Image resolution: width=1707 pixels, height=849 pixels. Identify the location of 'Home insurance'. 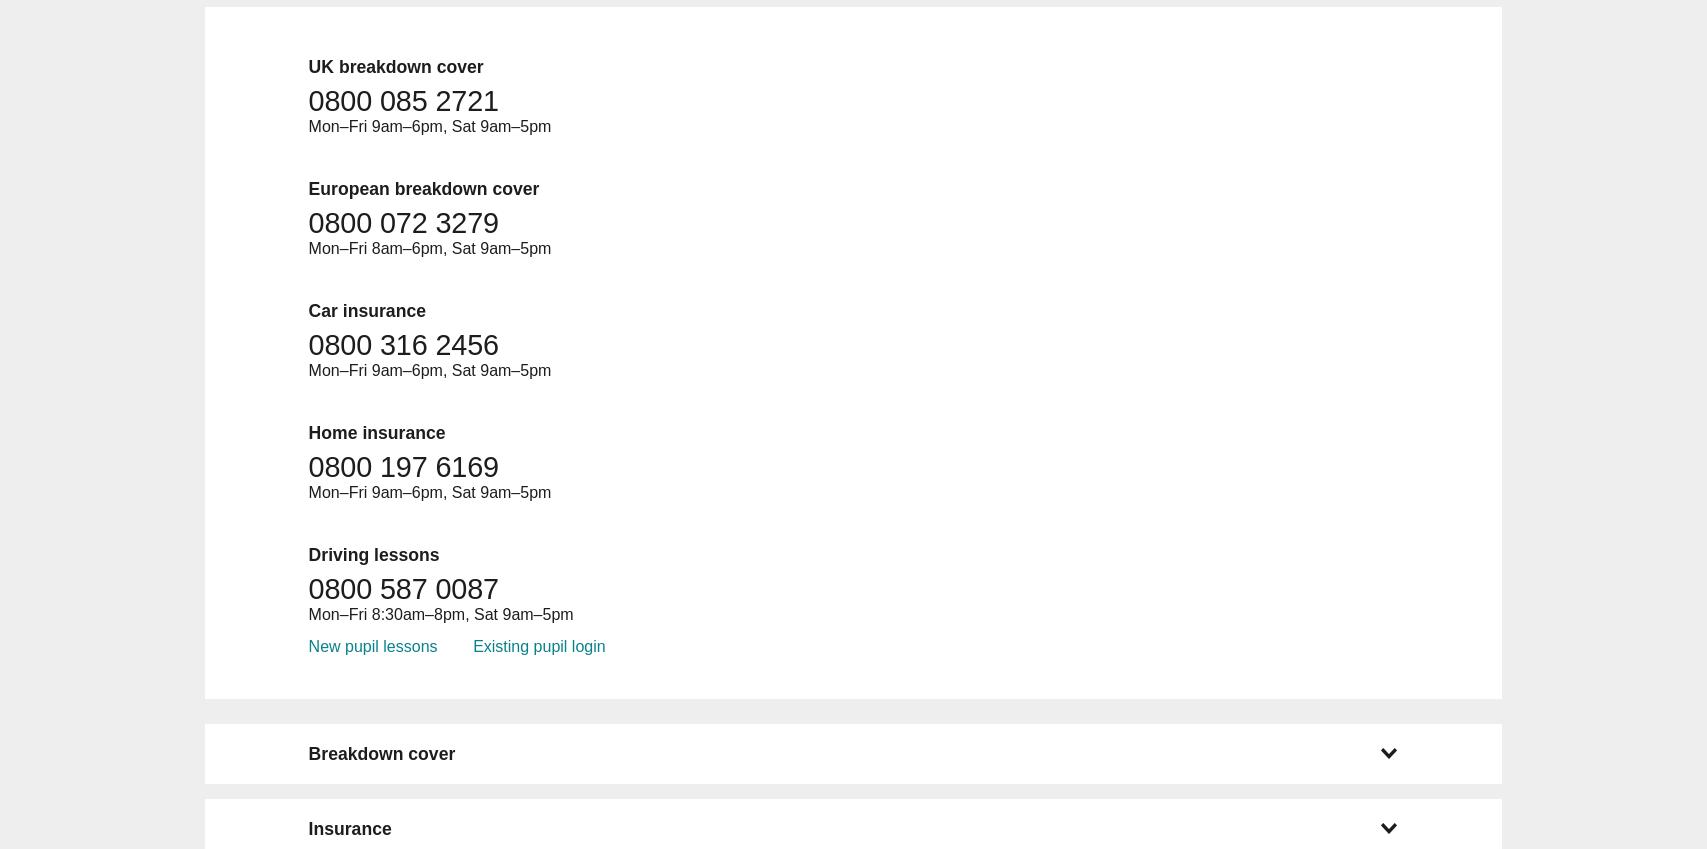
(376, 431).